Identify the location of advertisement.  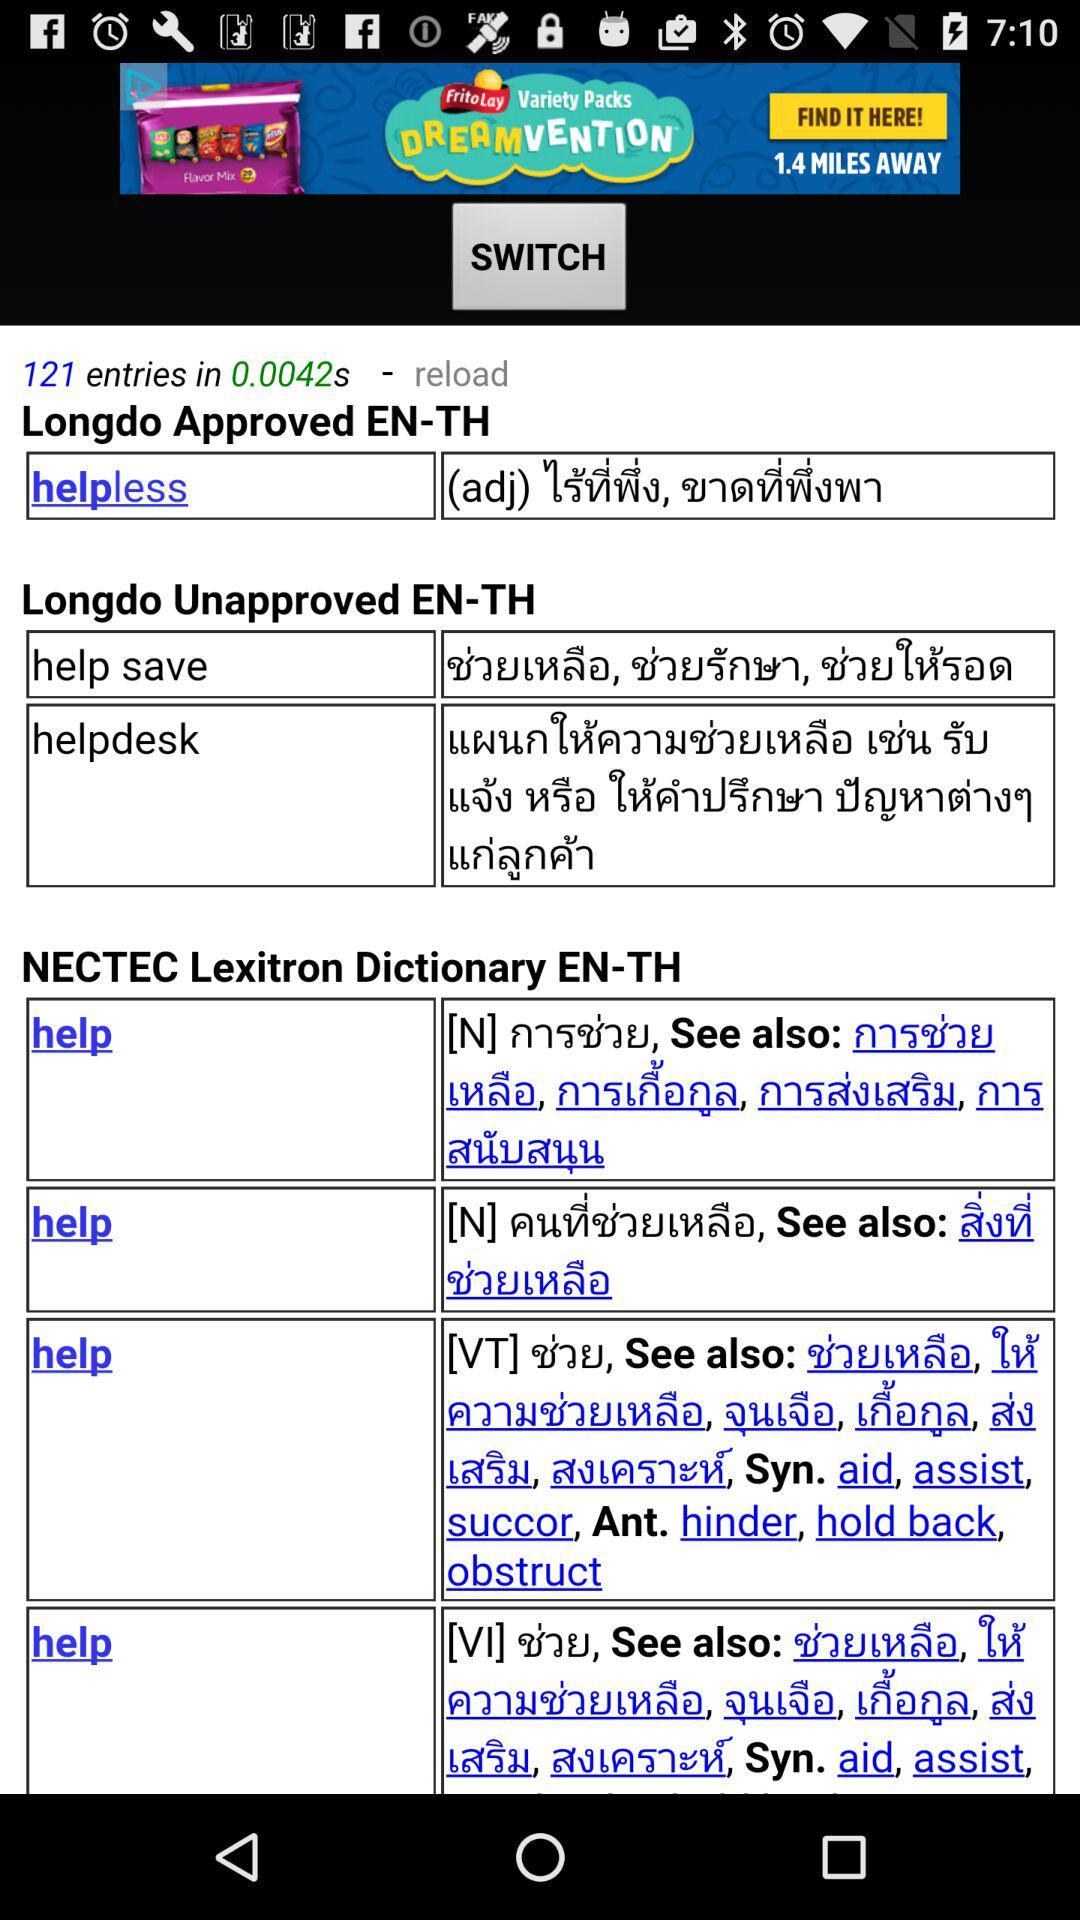
(540, 127).